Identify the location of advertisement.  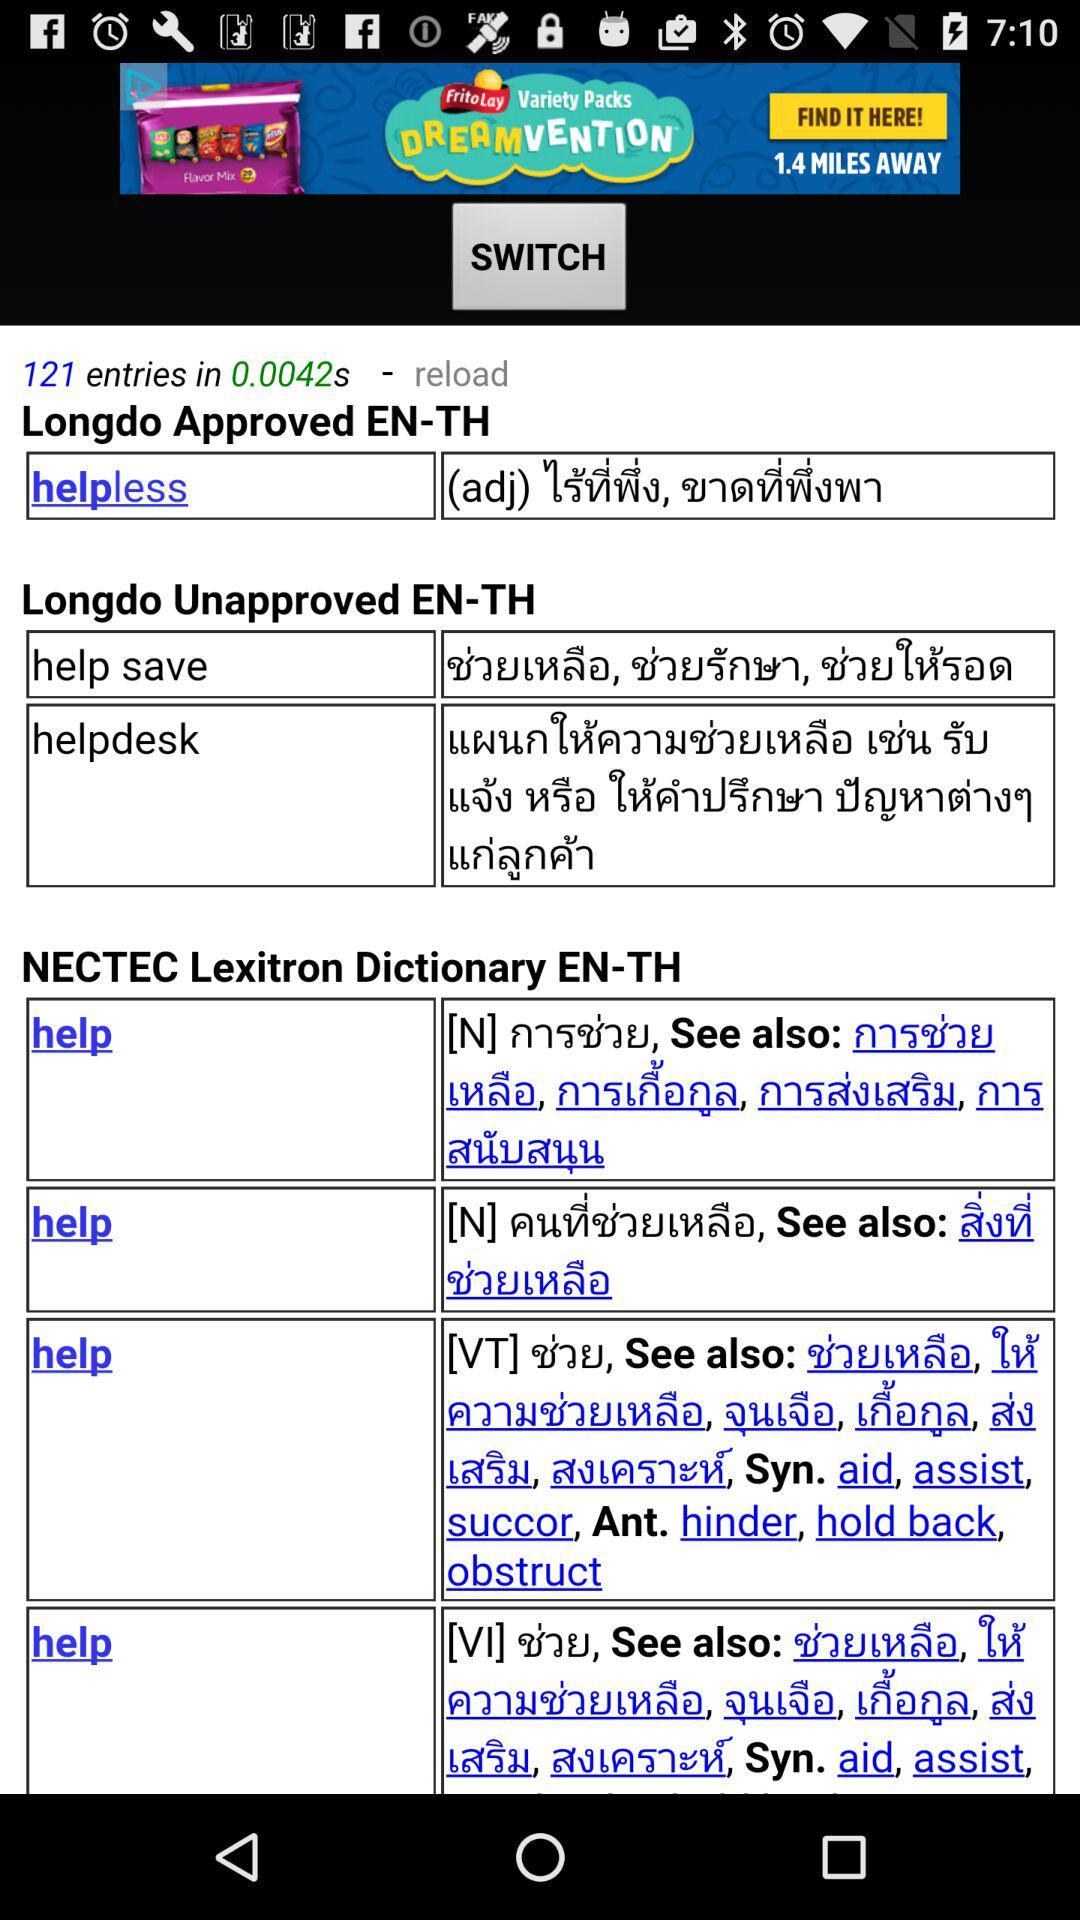
(540, 127).